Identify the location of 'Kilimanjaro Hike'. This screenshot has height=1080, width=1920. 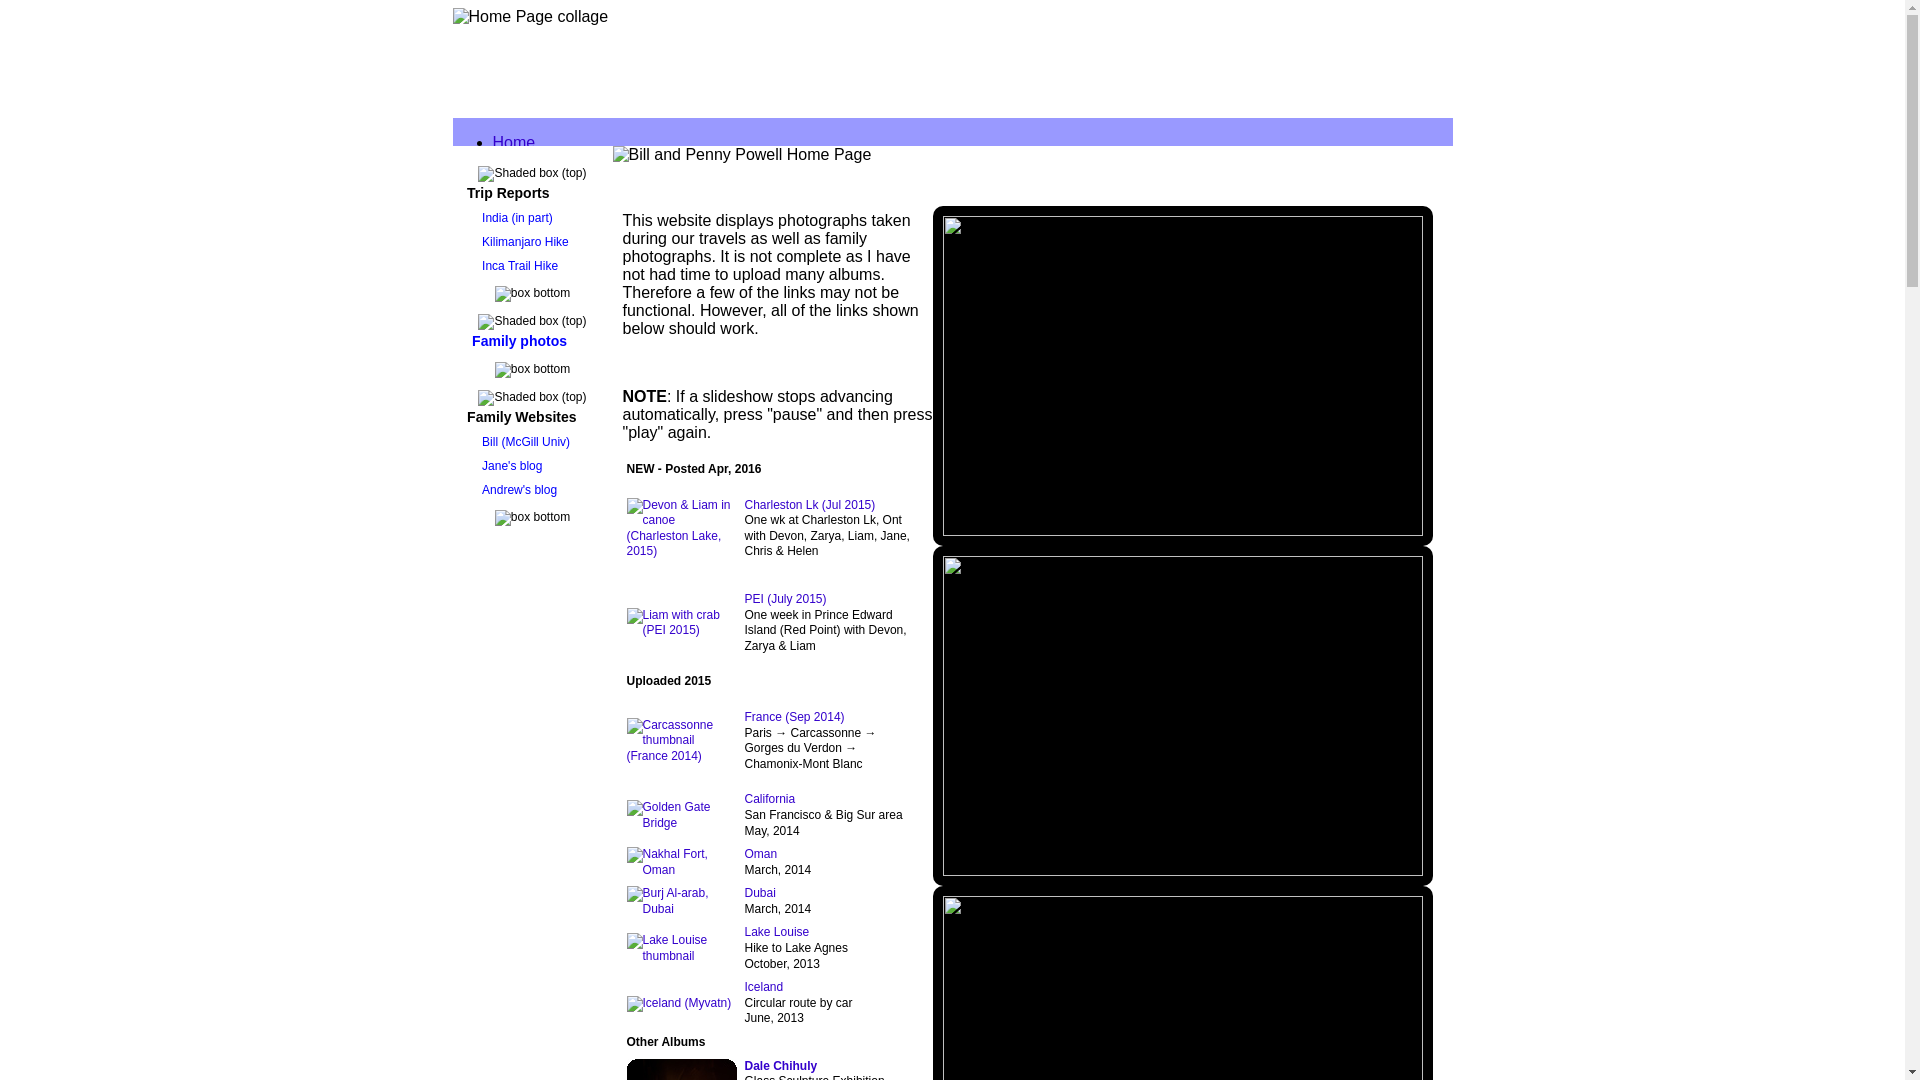
(475, 241).